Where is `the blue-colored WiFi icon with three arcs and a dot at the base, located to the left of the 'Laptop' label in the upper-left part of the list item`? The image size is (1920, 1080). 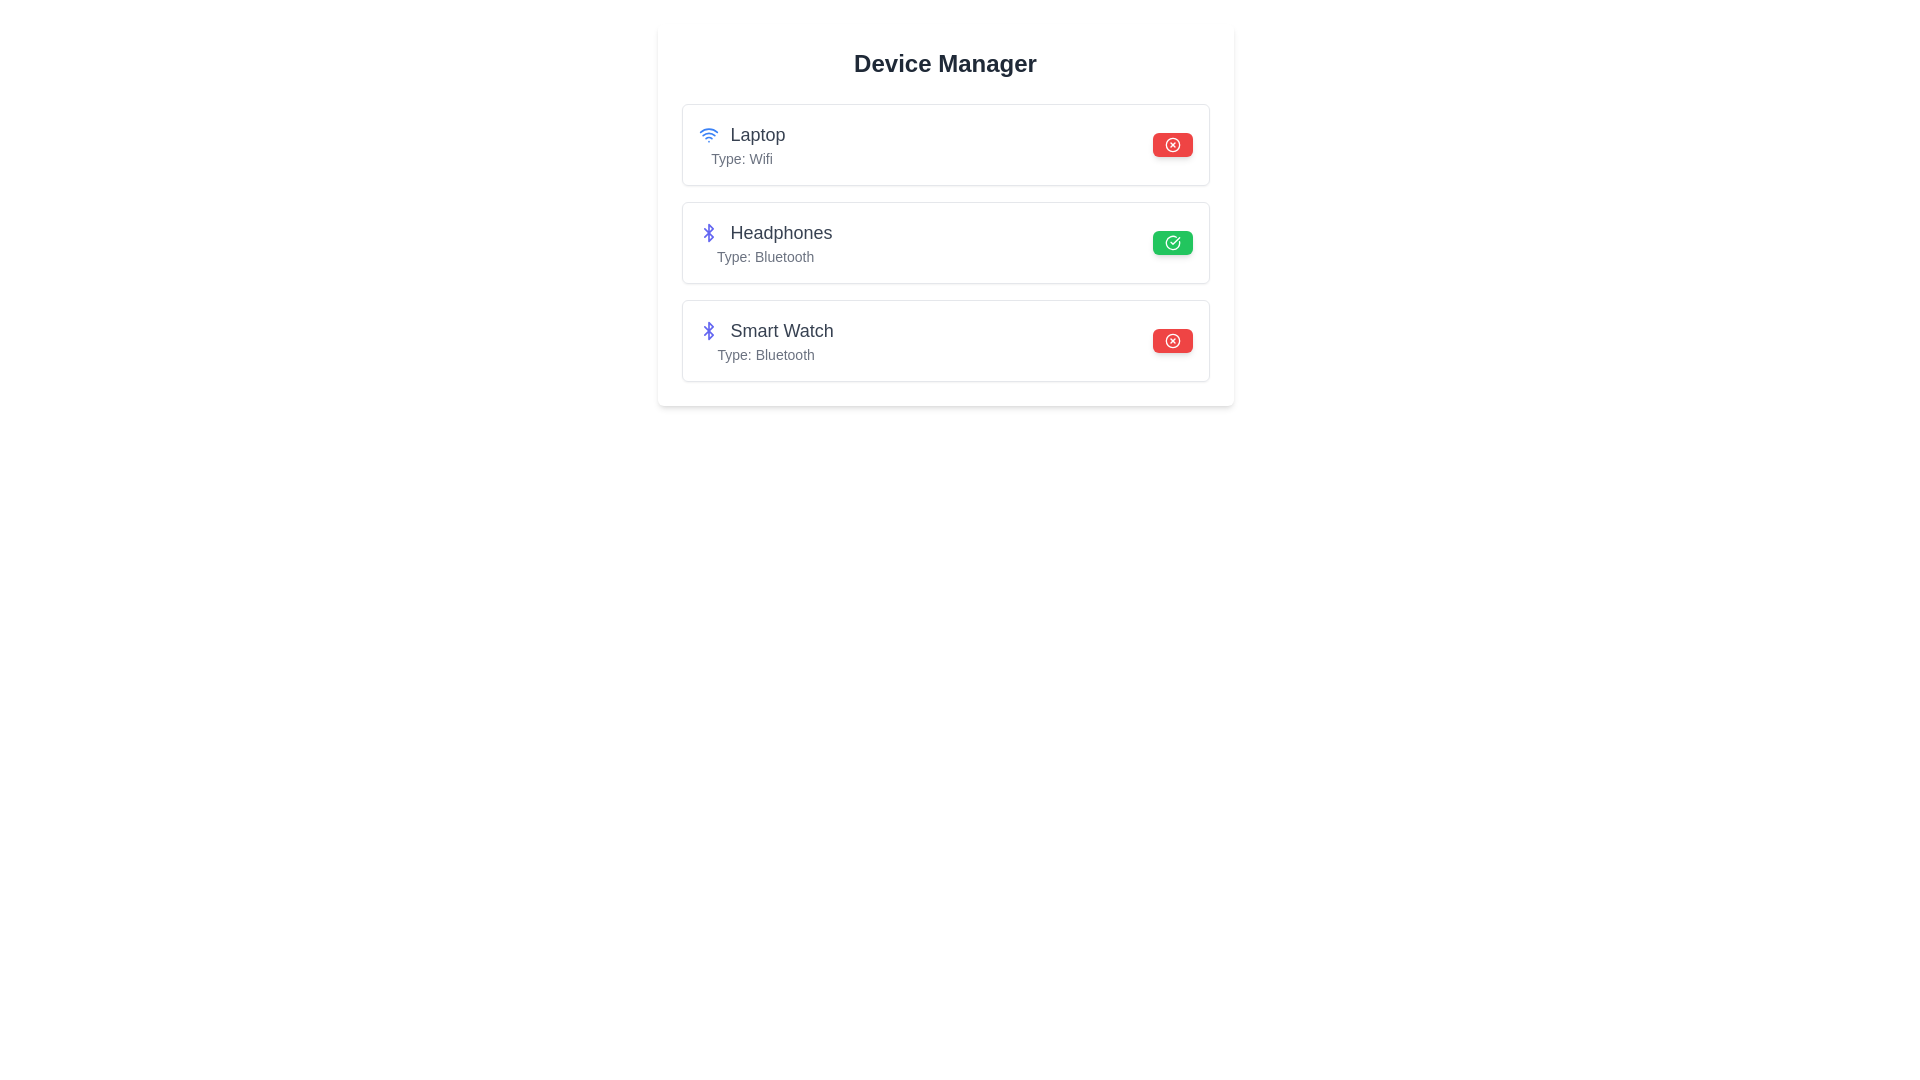 the blue-colored WiFi icon with three arcs and a dot at the base, located to the left of the 'Laptop' label in the upper-left part of the list item is located at coordinates (708, 135).